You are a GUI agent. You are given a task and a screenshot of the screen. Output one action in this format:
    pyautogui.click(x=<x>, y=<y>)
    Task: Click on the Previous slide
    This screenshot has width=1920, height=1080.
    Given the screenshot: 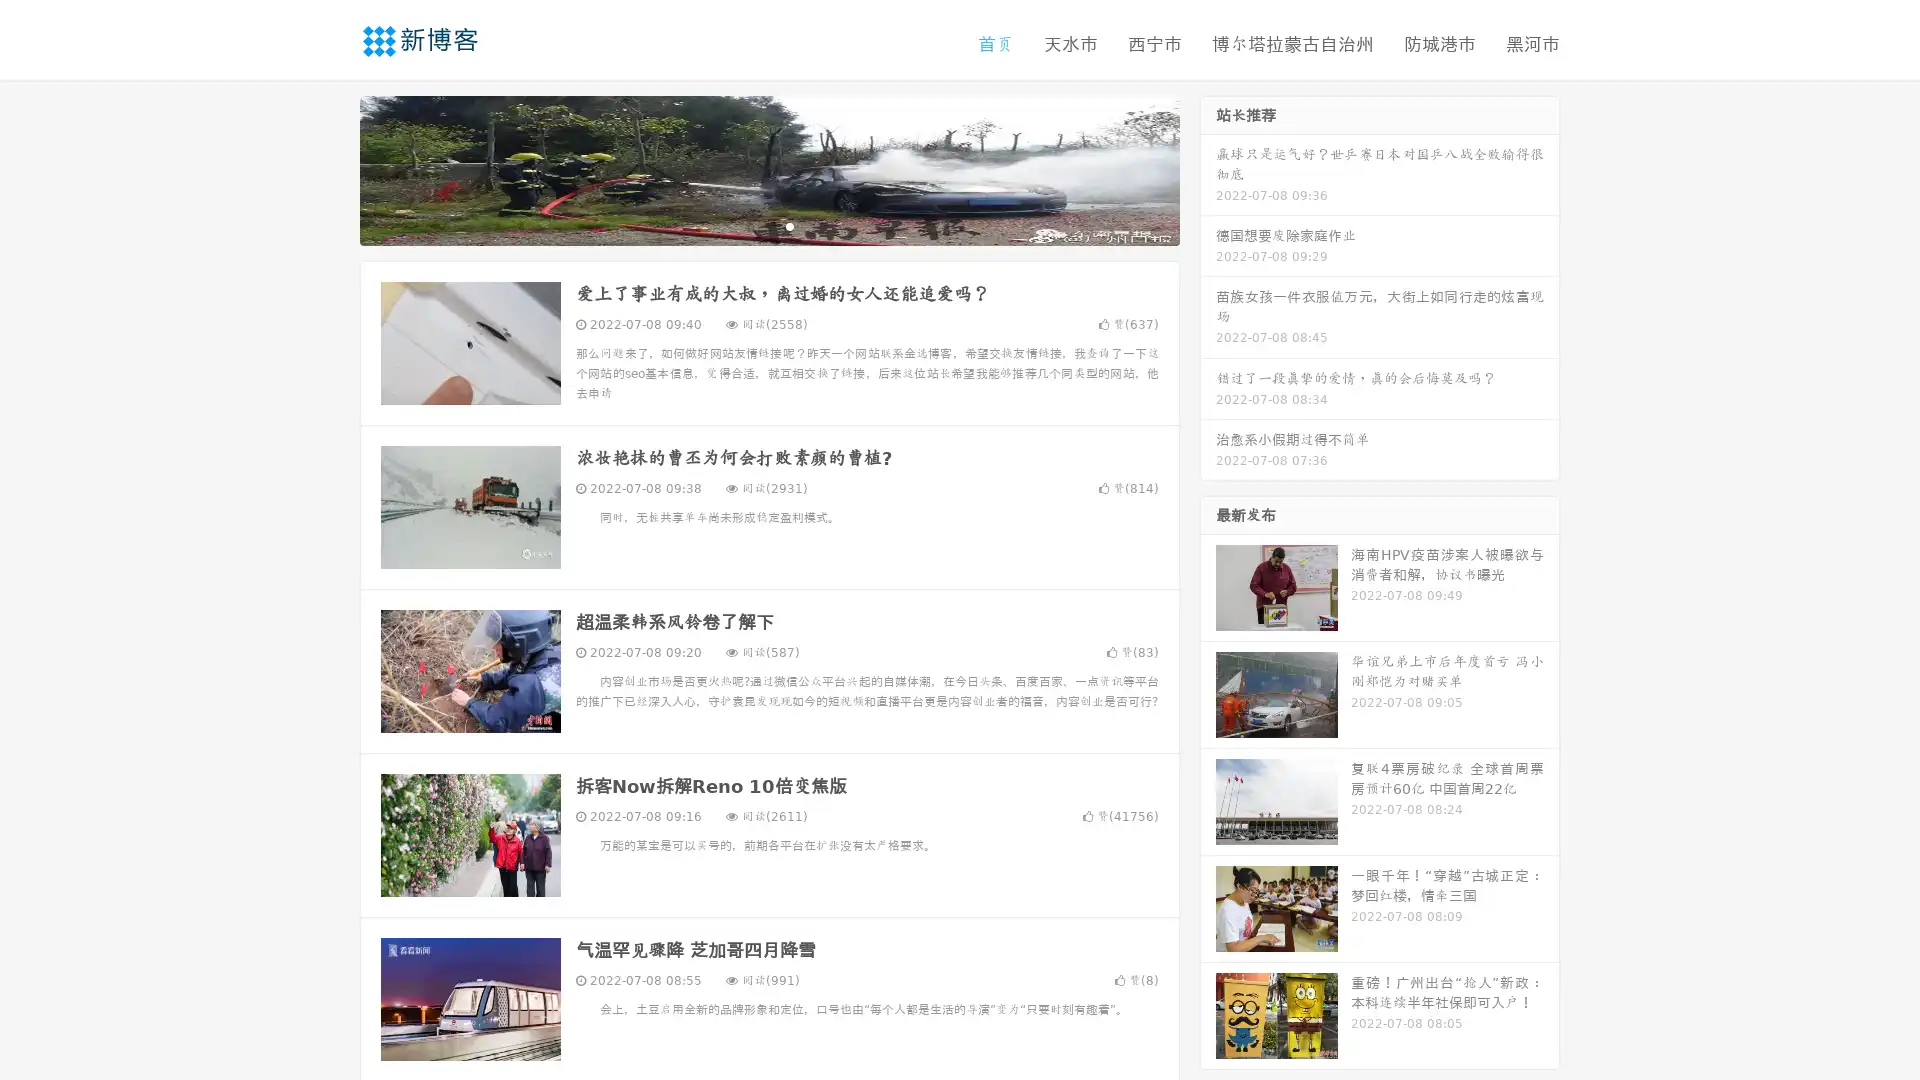 What is the action you would take?
    pyautogui.click(x=330, y=168)
    